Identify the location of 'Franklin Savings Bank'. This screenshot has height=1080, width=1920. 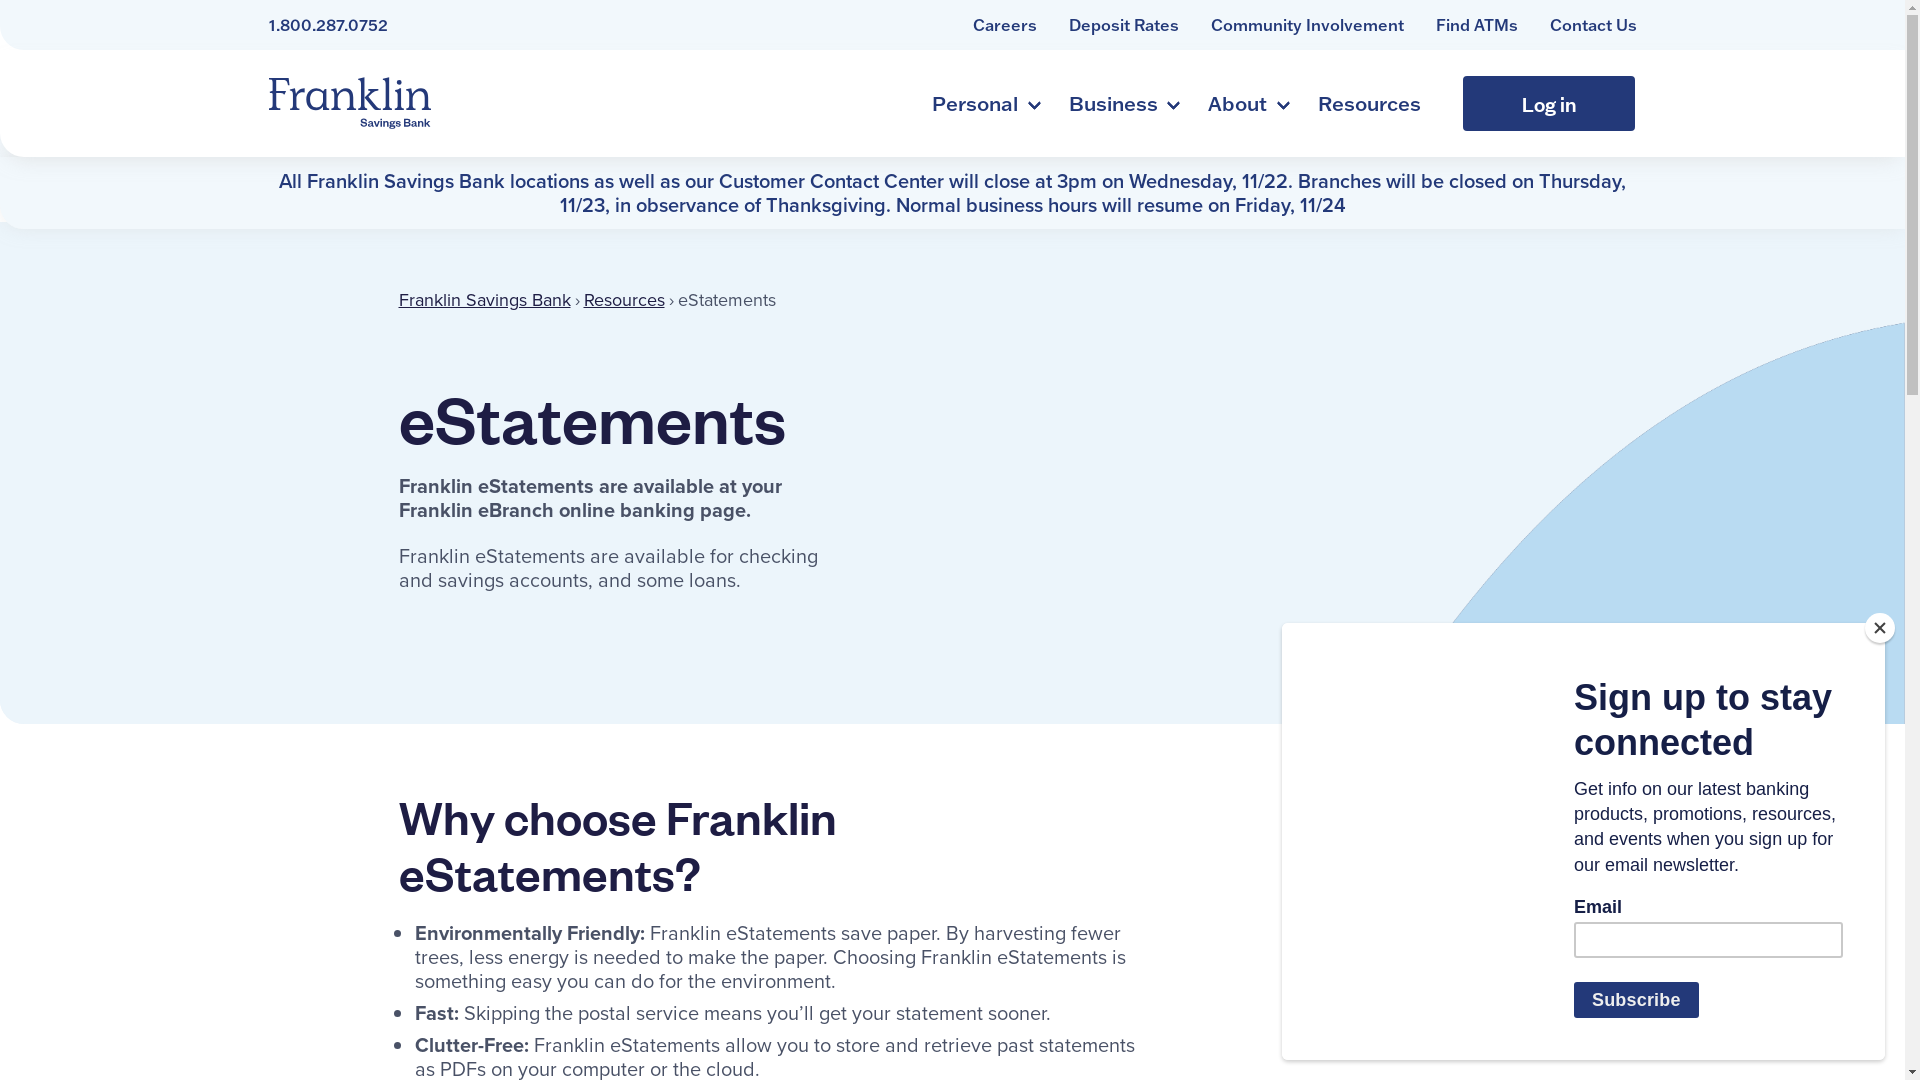
(349, 103).